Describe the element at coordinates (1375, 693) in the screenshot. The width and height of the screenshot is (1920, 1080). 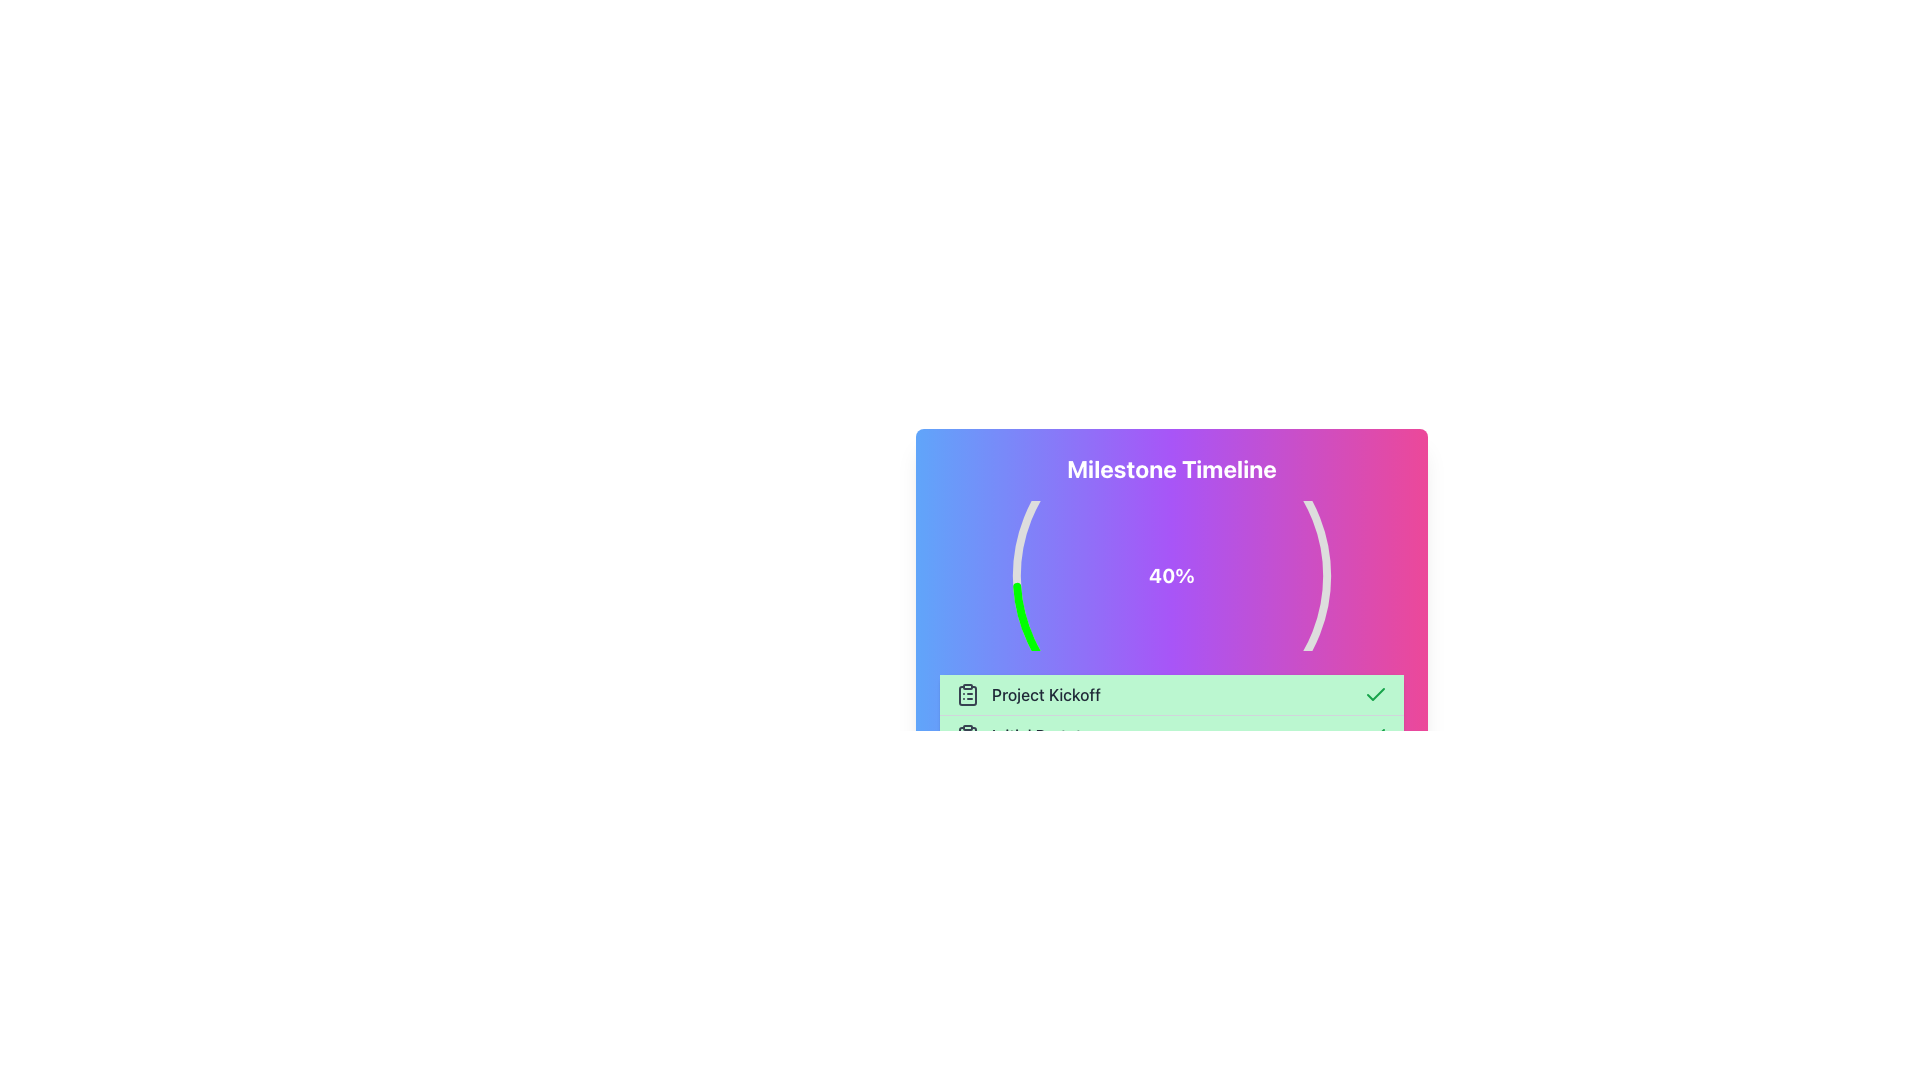
I see `the checkmark icon in the upper-right corner of the green header labeled 'Project Kickoff' for feedback on task completion` at that location.